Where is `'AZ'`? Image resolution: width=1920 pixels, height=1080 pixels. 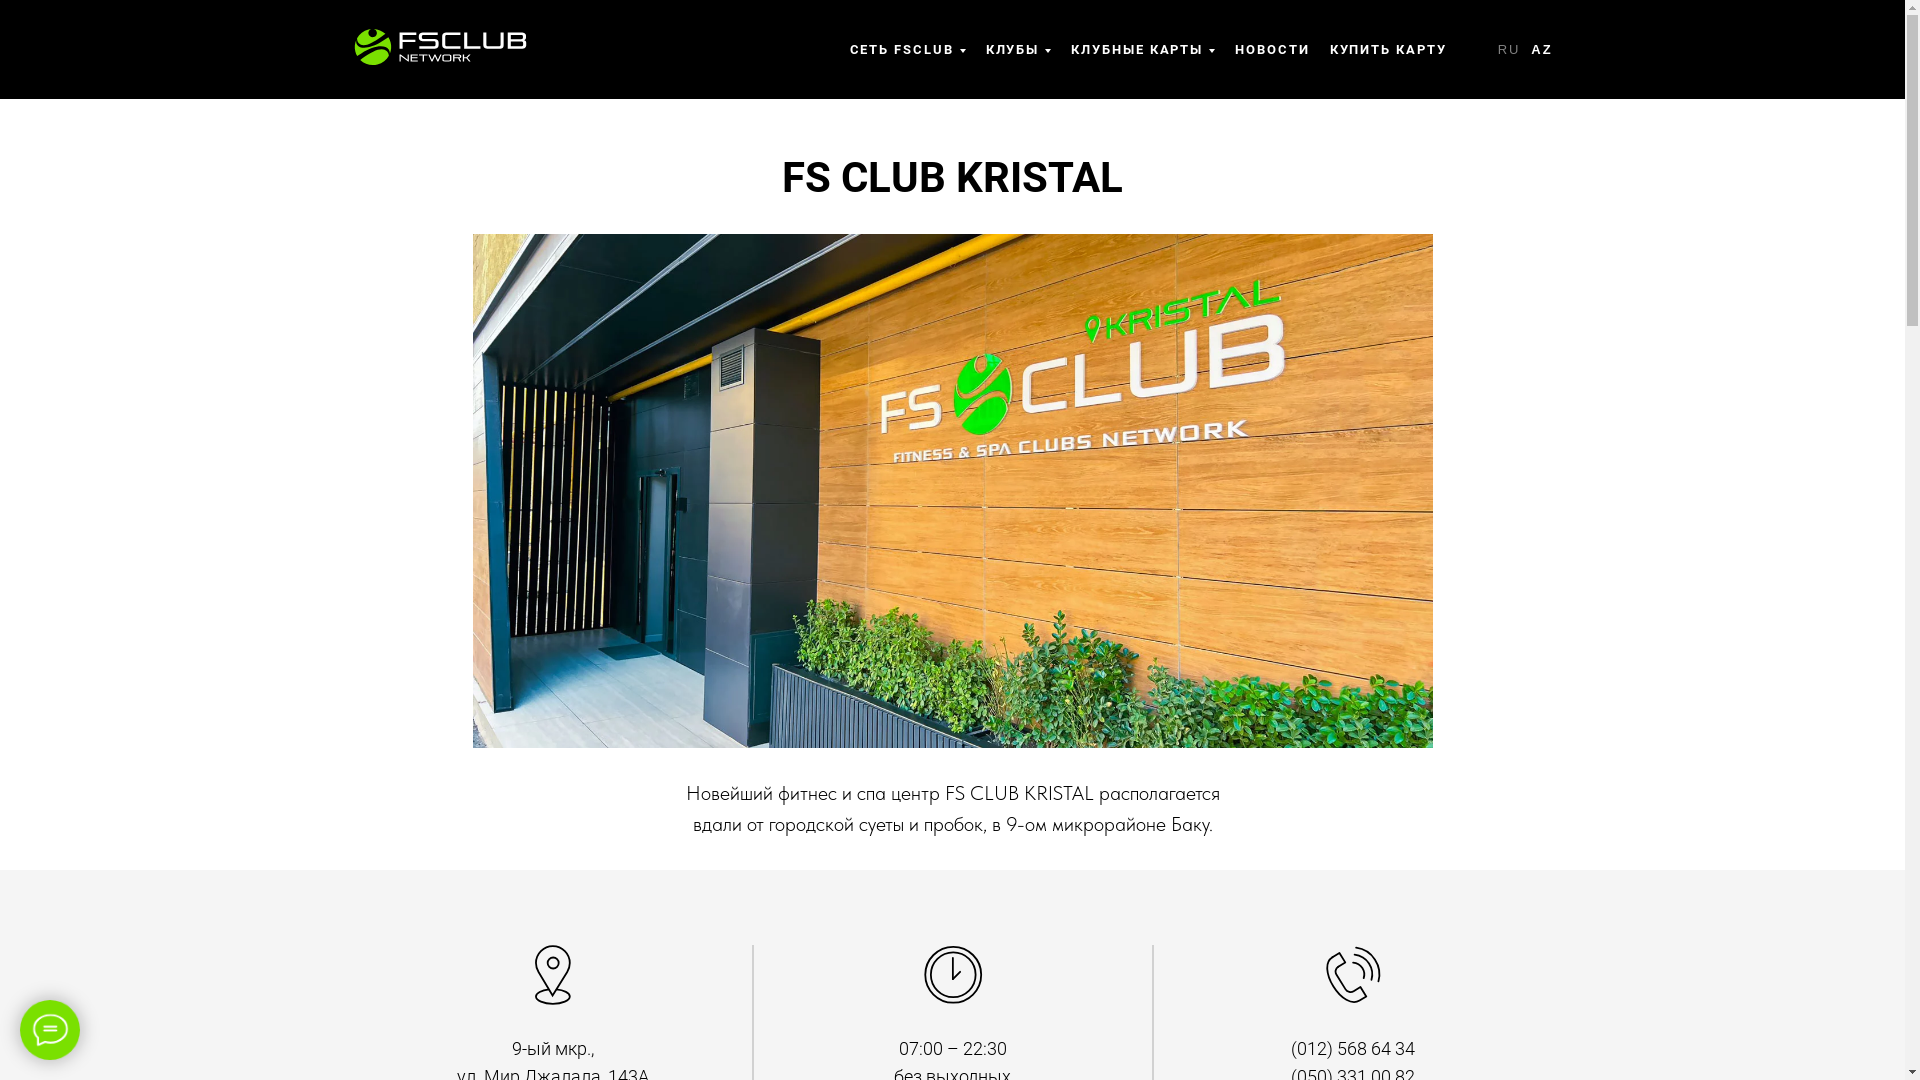
'AZ' is located at coordinates (1540, 48).